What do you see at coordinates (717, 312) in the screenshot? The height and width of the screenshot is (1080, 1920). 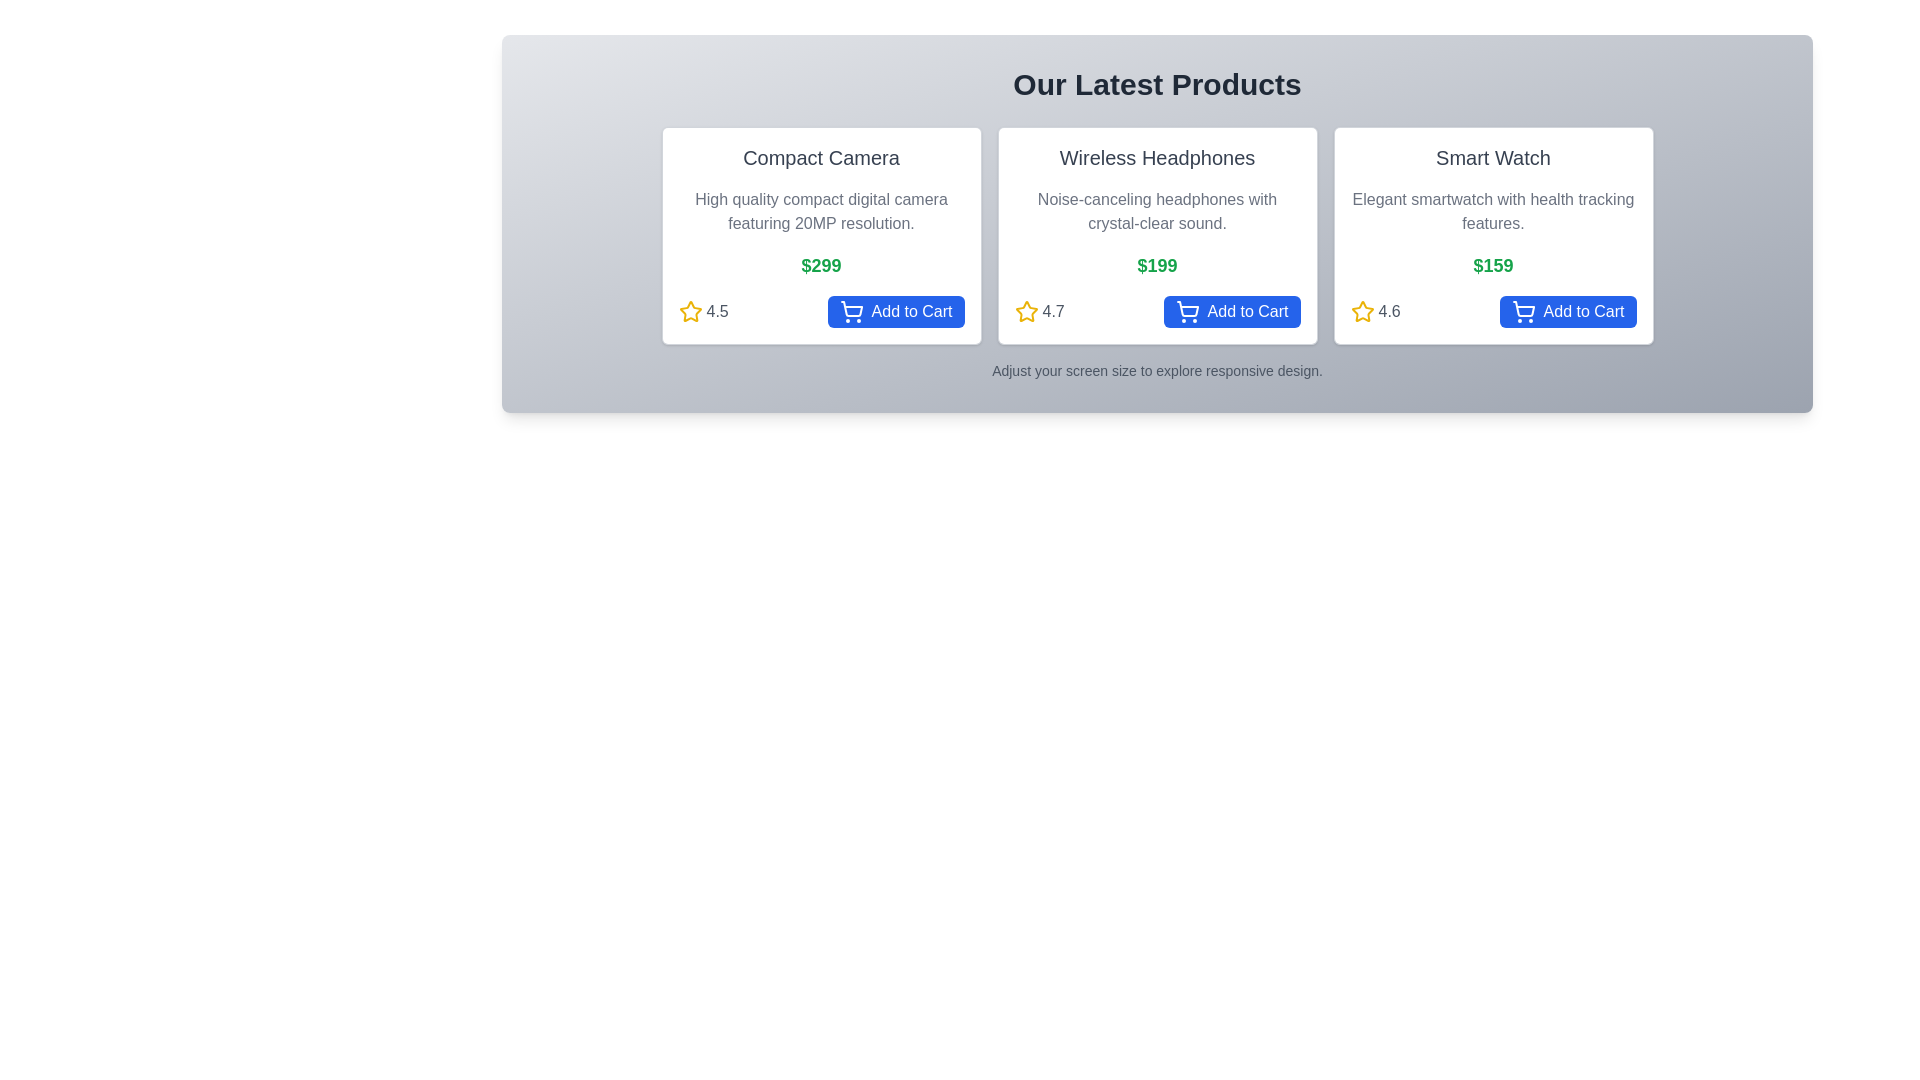 I see `the product rating text located in the bottom-left section of the 'Compact Camera' card, adjacent to the star icon` at bounding box center [717, 312].